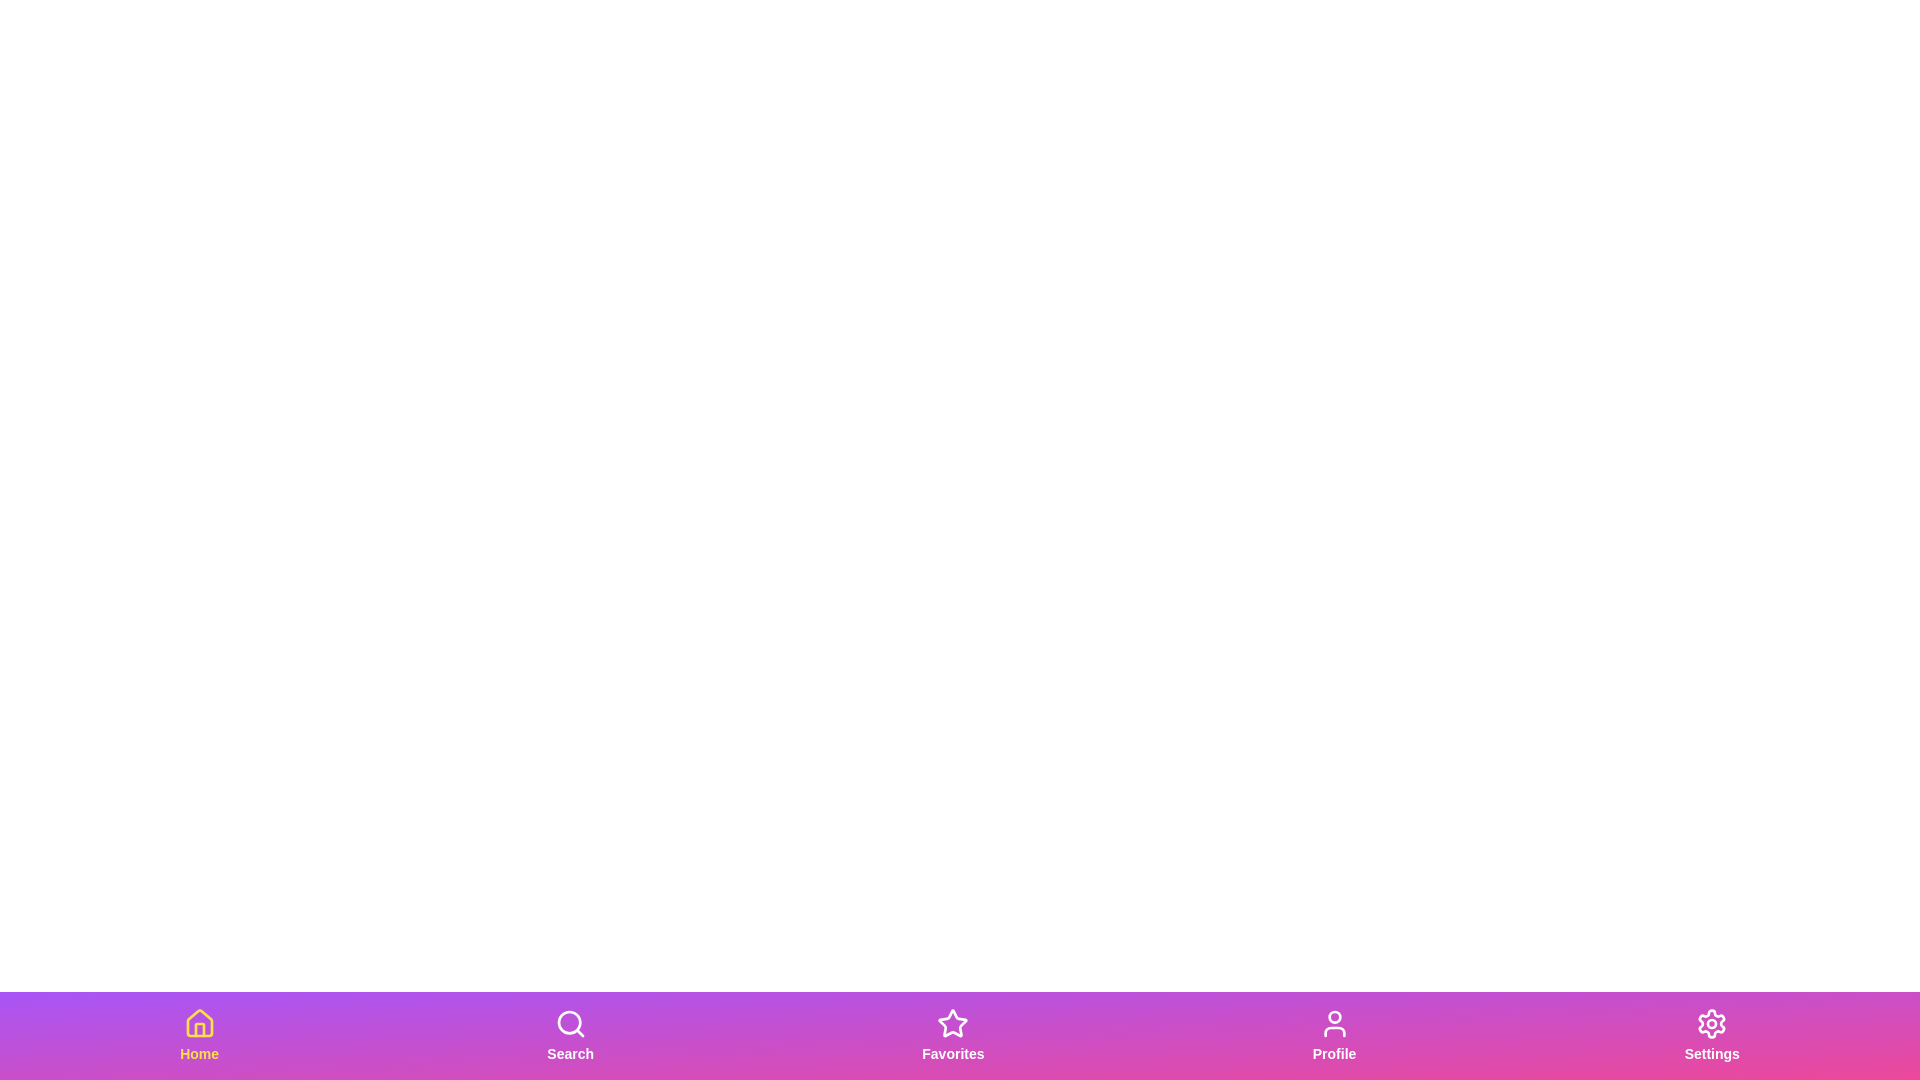  Describe the element at coordinates (952, 1035) in the screenshot. I see `the Favorites tab to observe the visual feedback` at that location.